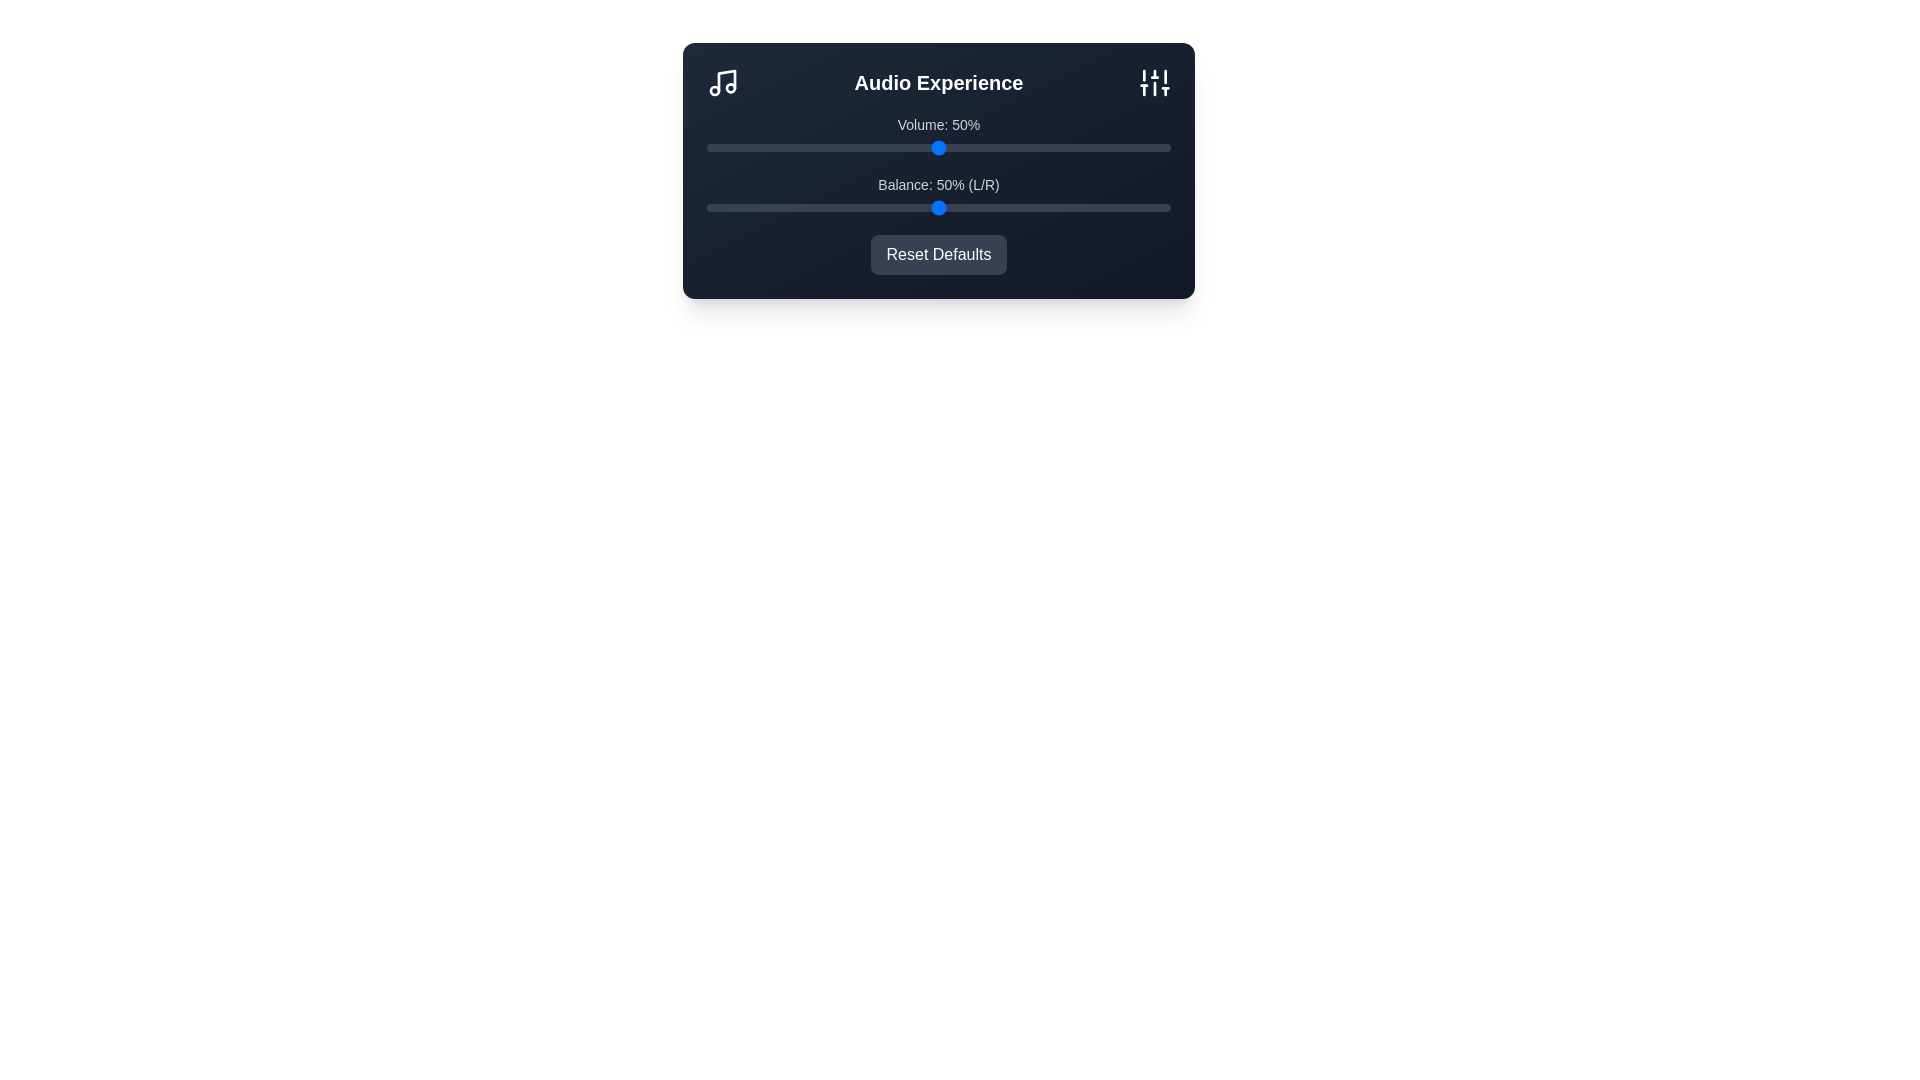  Describe the element at coordinates (1124, 208) in the screenshot. I see `the balance slider to 90%` at that location.